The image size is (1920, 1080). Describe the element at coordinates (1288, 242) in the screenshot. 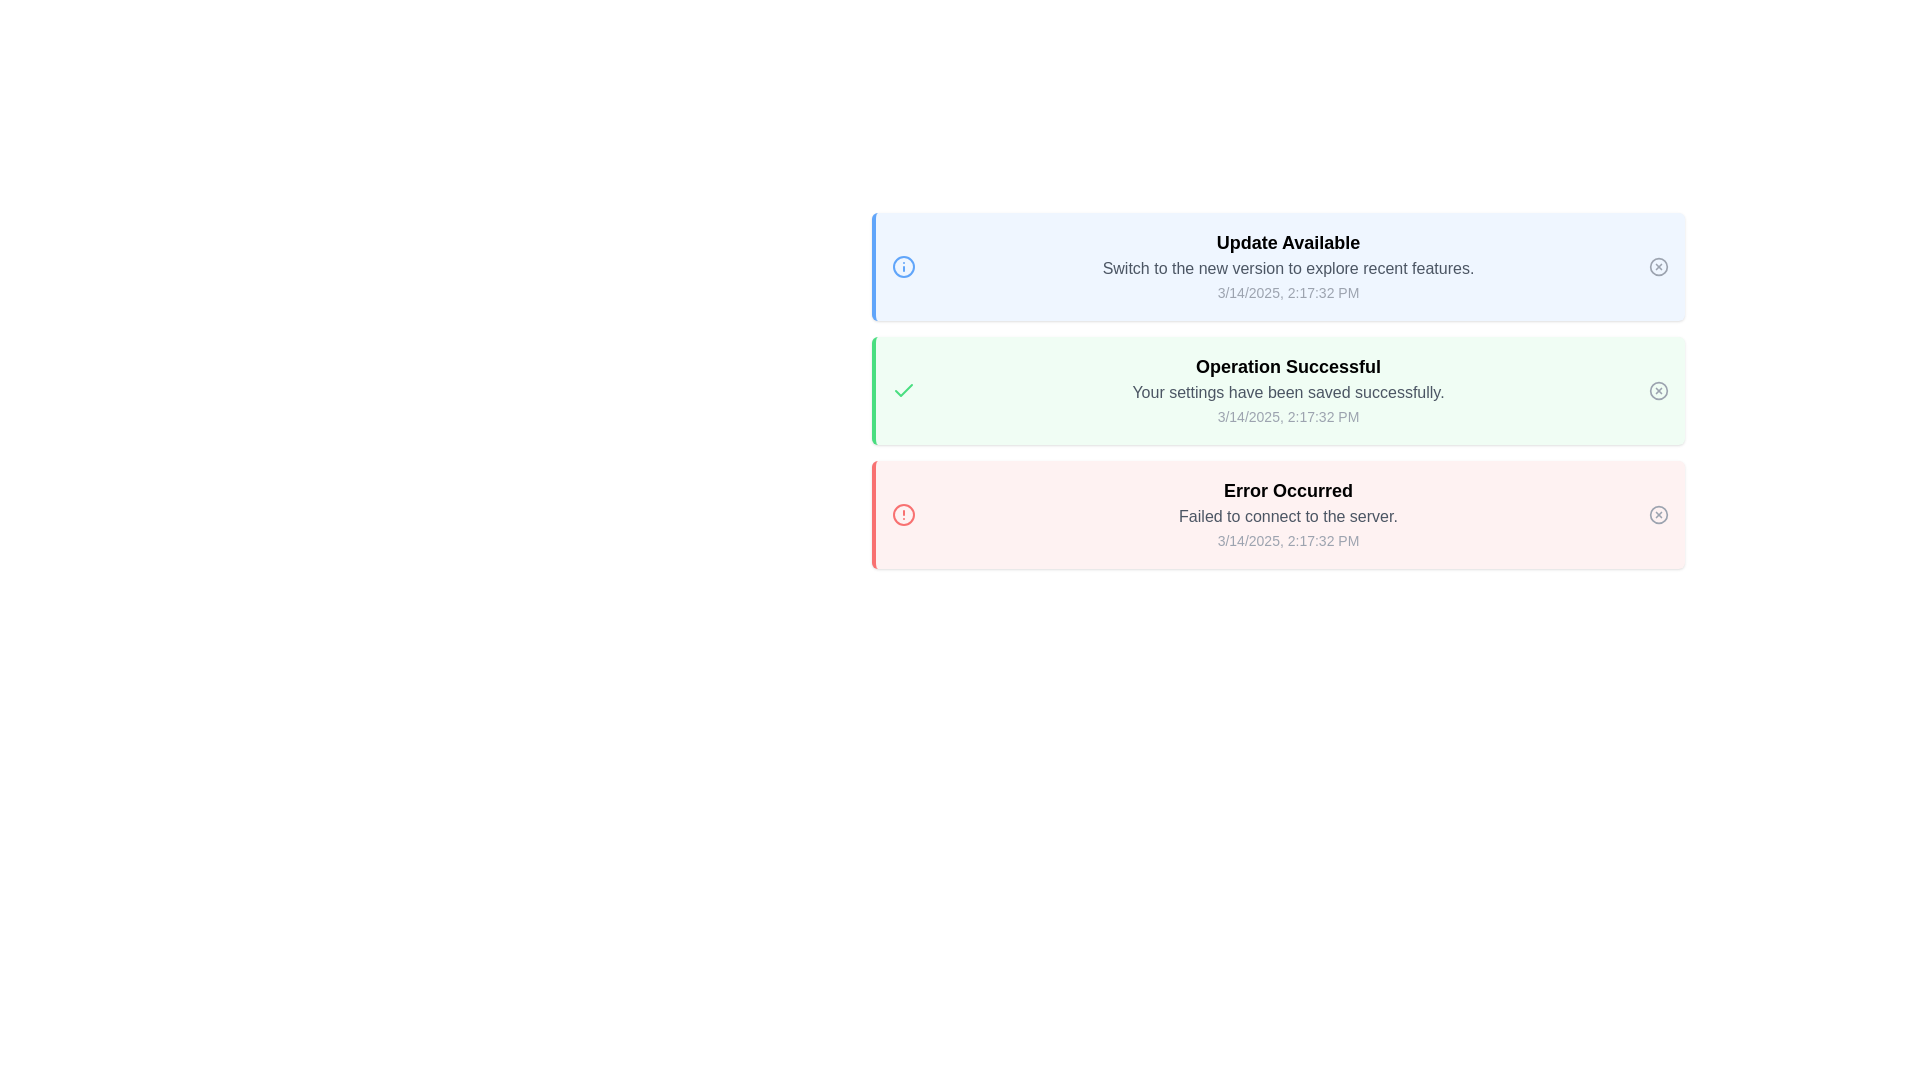

I see `the Text Label that serves as the header for the message panel, positioned at the top of the panel above the description text and timestamp` at that location.